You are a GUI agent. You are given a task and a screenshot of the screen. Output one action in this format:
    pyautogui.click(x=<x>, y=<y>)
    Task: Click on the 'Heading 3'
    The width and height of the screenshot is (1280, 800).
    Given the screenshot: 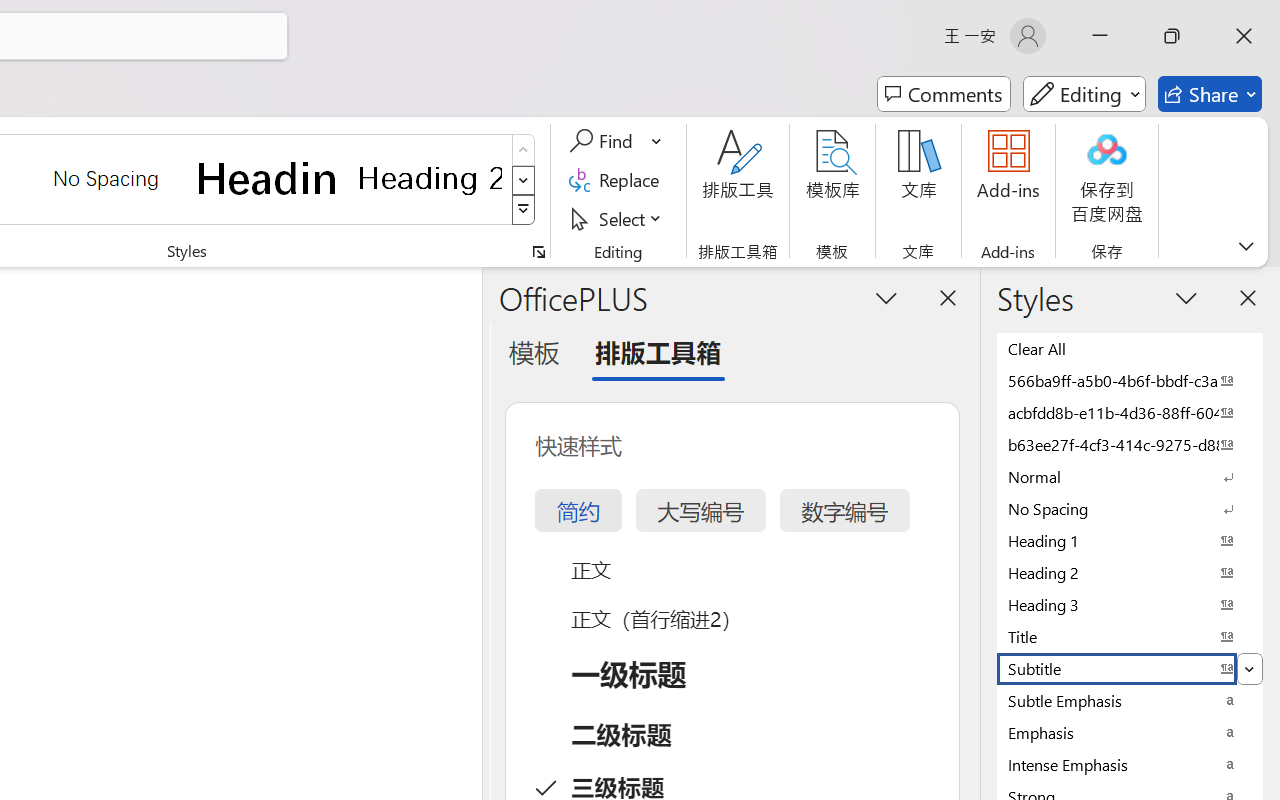 What is the action you would take?
    pyautogui.click(x=1130, y=604)
    